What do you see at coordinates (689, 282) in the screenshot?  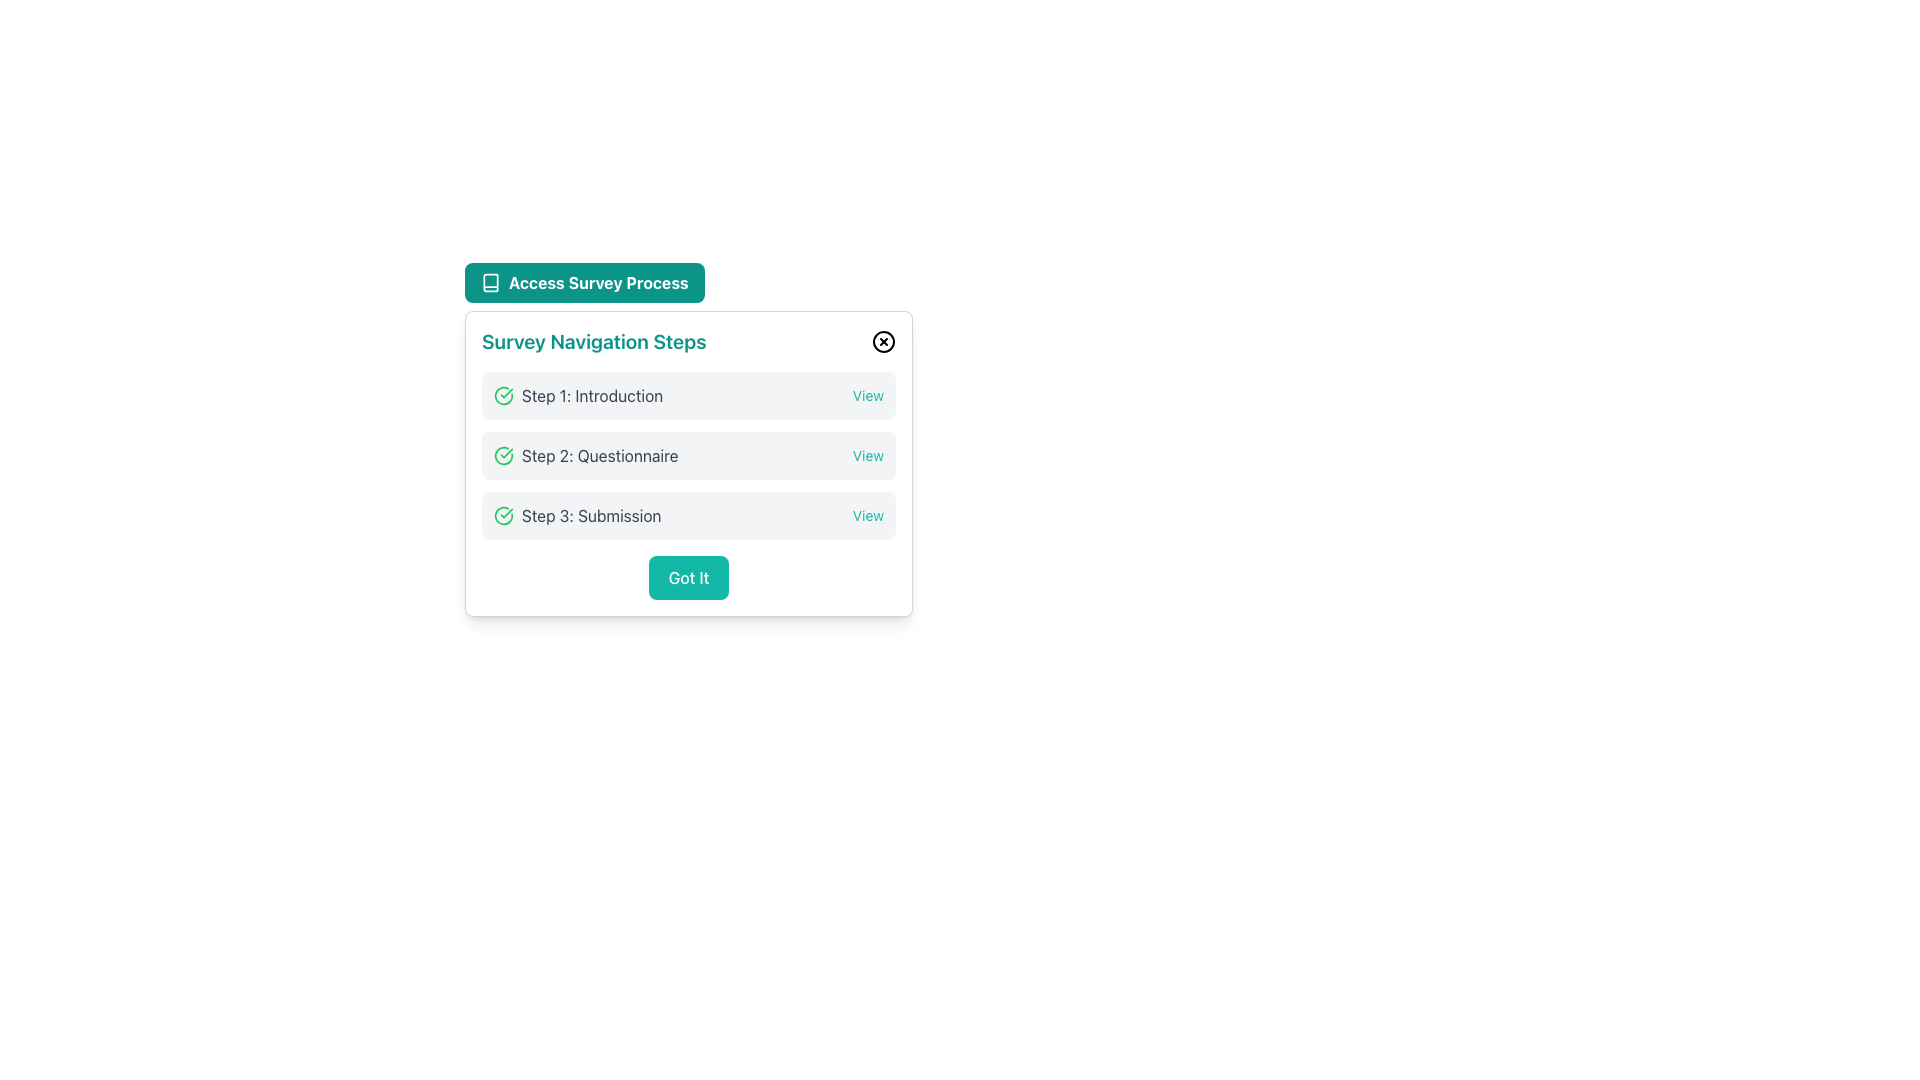 I see `the horizontally oriented teal button with rounded edges labeled 'Access Survey Process'` at bounding box center [689, 282].